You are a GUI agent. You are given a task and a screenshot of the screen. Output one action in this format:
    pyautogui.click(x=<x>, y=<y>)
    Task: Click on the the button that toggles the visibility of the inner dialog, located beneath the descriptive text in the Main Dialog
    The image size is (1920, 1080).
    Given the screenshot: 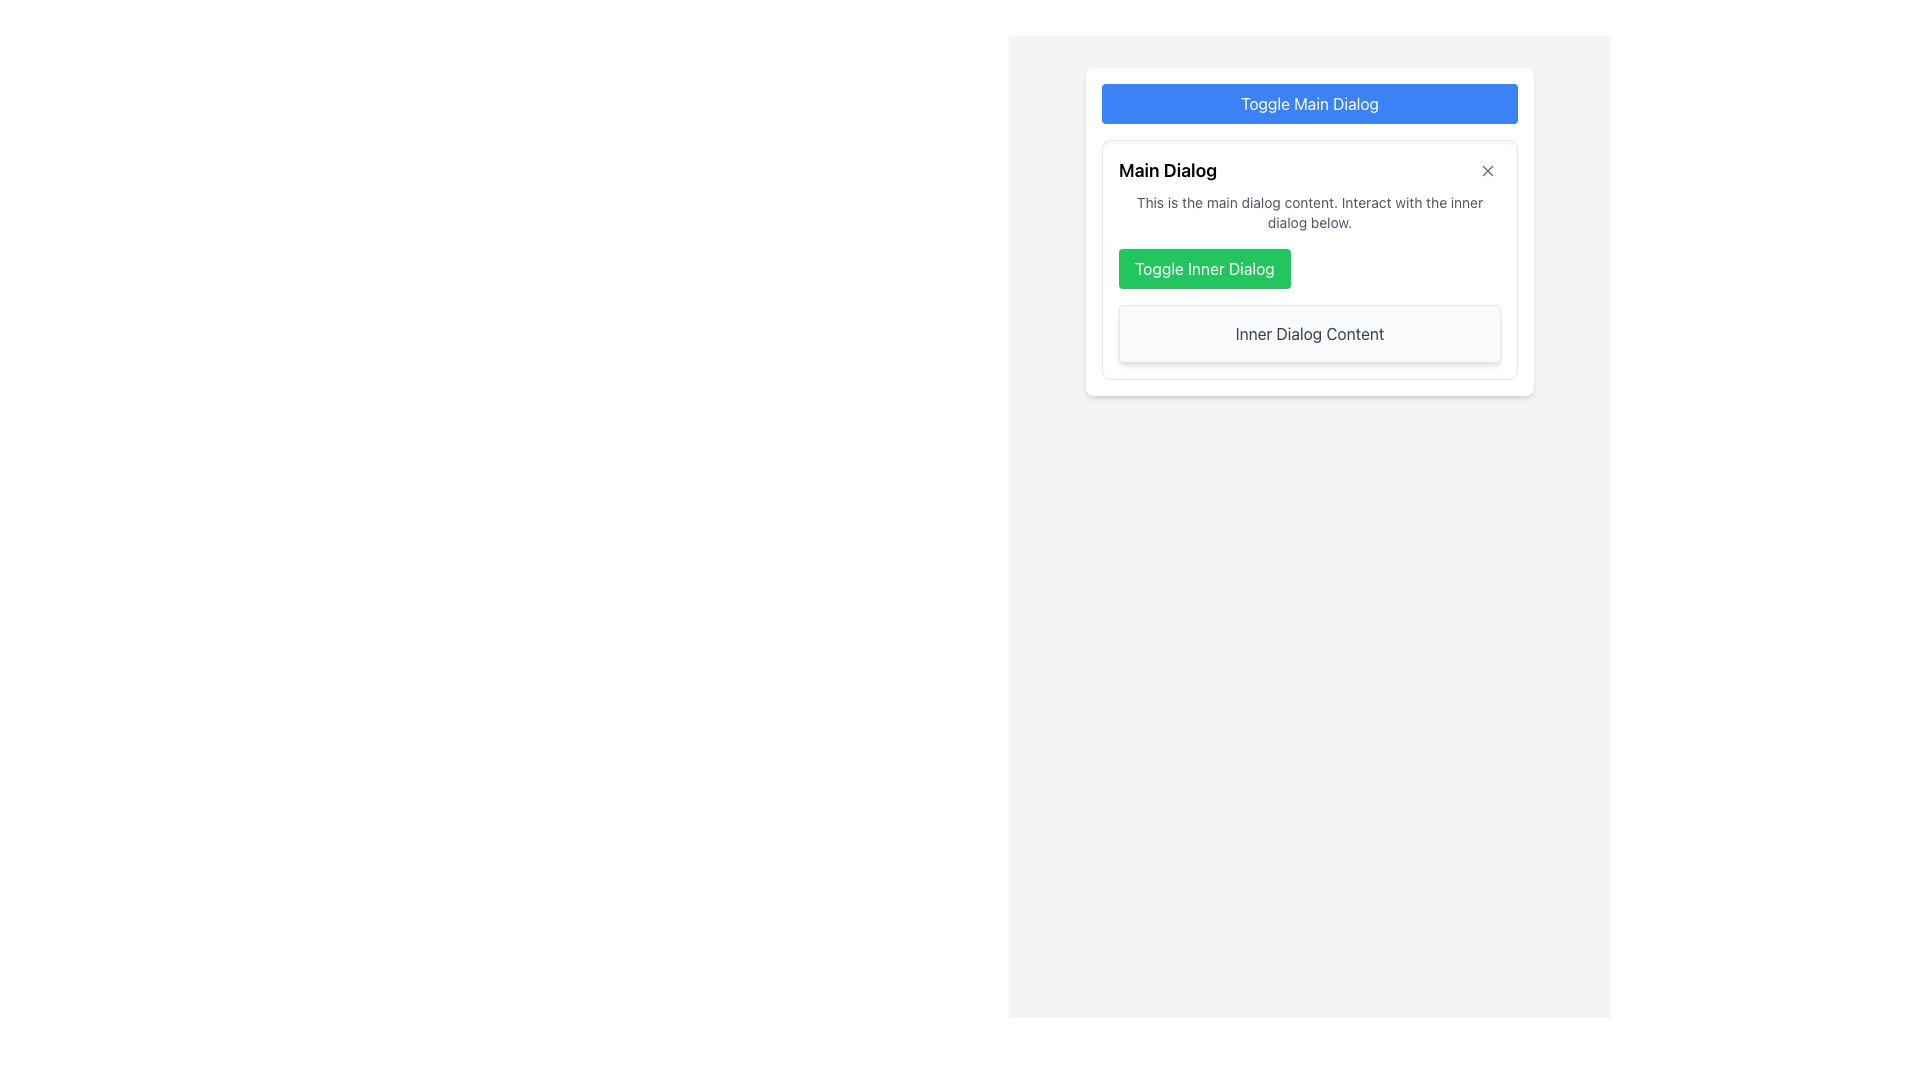 What is the action you would take?
    pyautogui.click(x=1203, y=268)
    